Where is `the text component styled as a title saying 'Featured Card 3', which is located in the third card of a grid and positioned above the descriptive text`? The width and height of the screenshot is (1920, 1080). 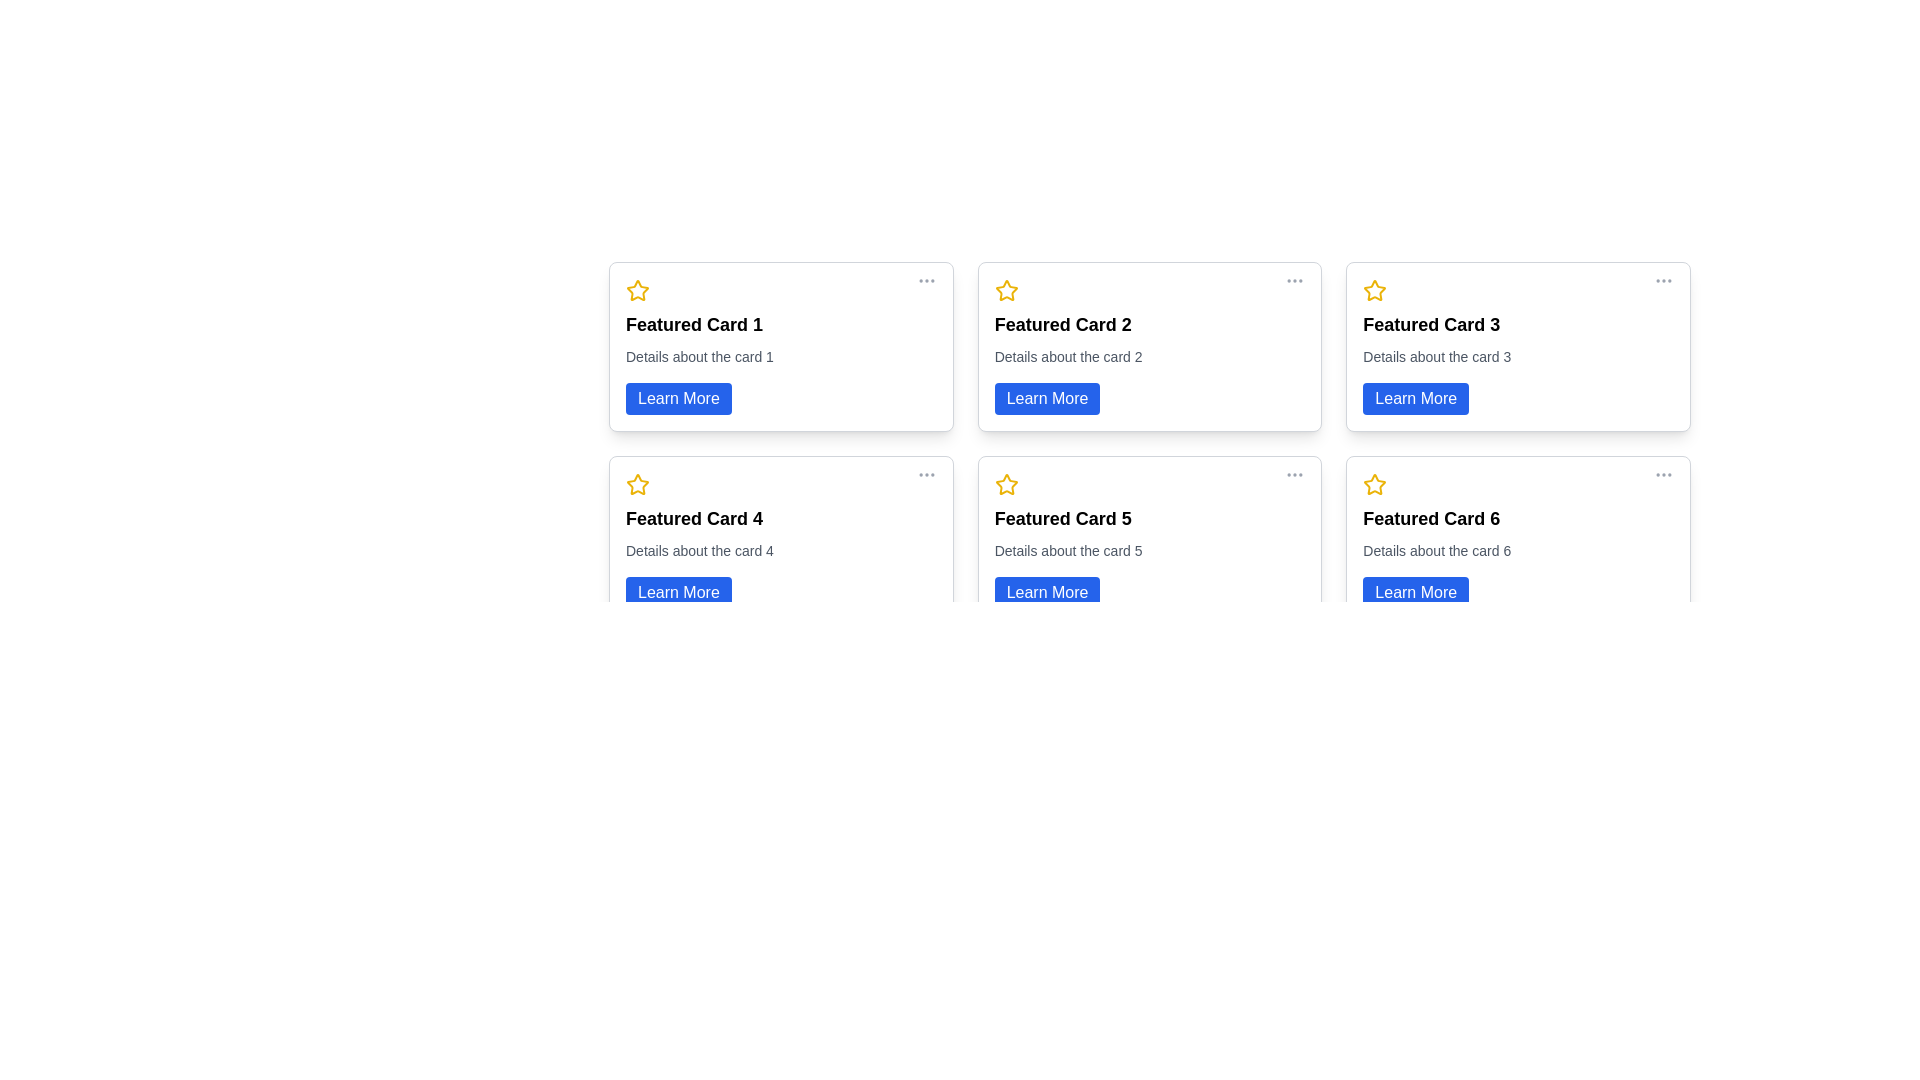 the text component styled as a title saying 'Featured Card 3', which is located in the third card of a grid and positioned above the descriptive text is located at coordinates (1430, 323).